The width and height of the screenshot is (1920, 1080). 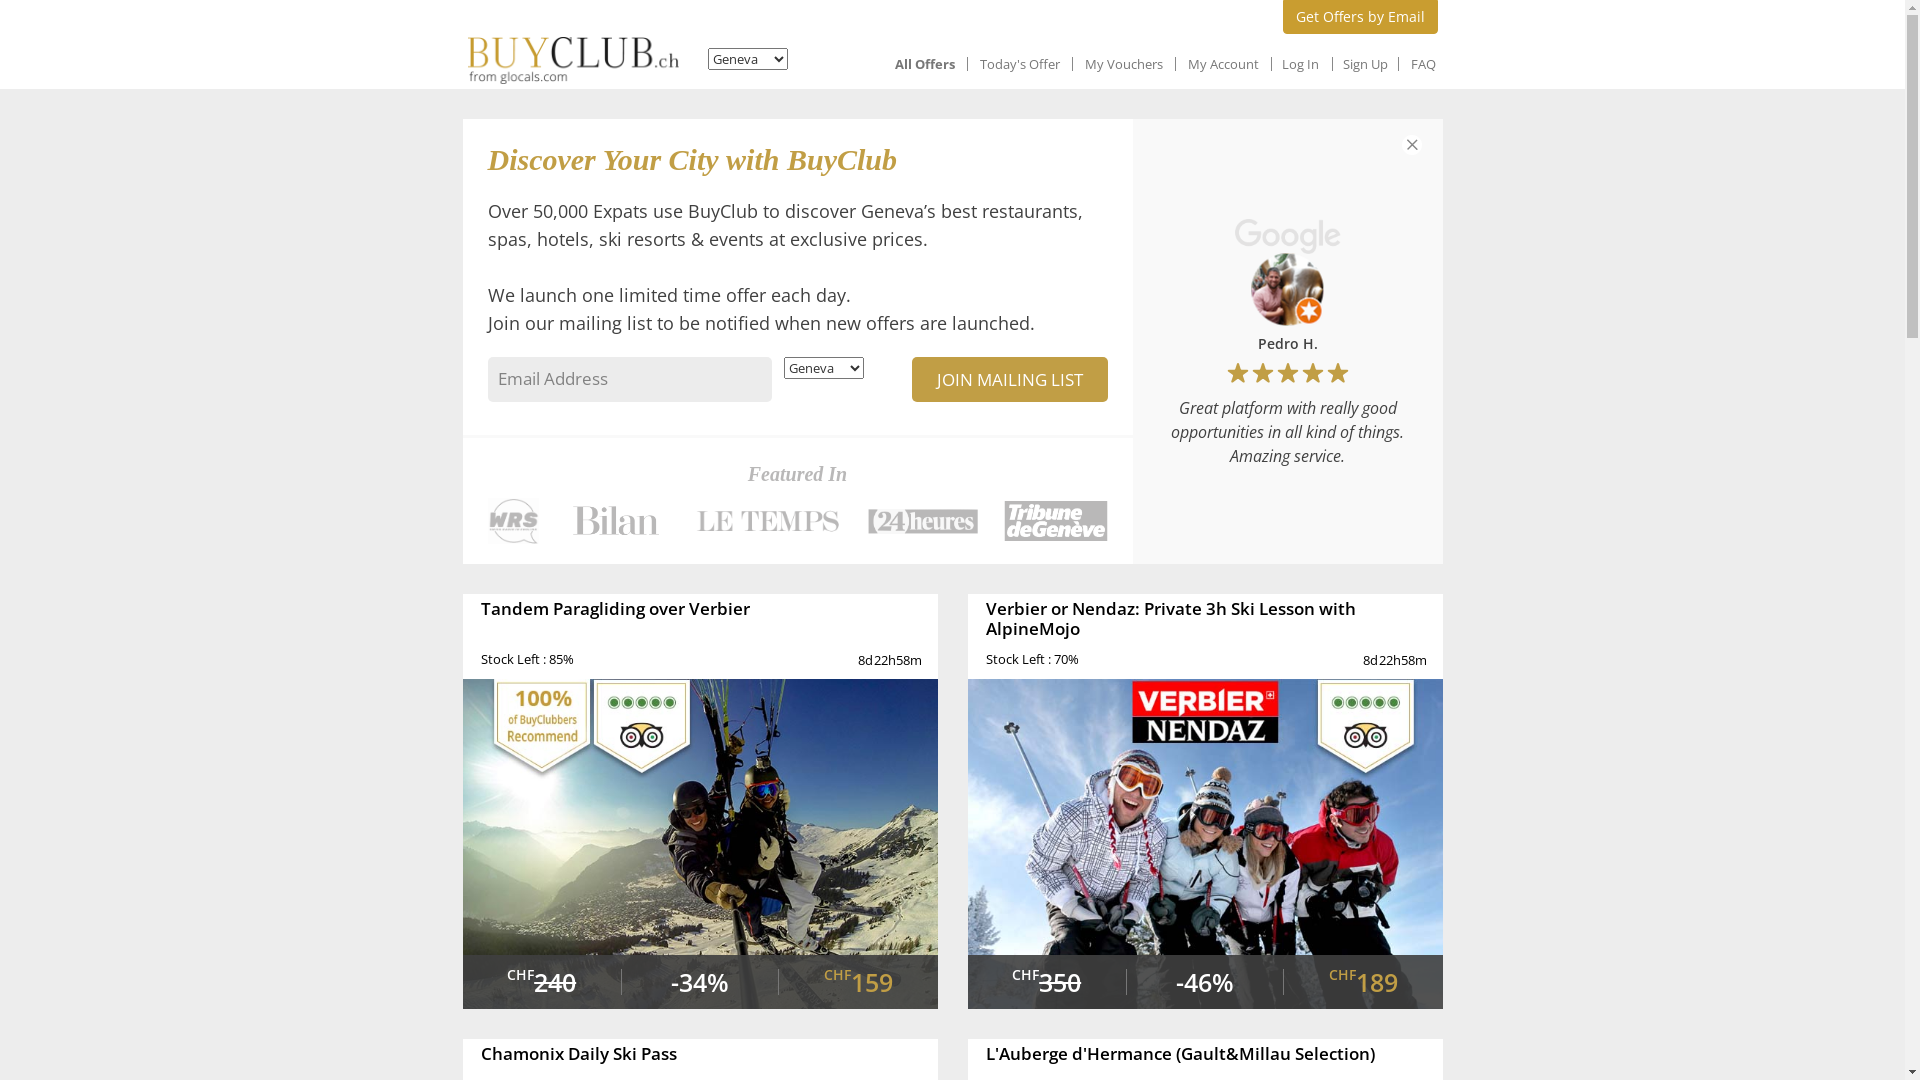 What do you see at coordinates (1222, 63) in the screenshot?
I see `'My Account'` at bounding box center [1222, 63].